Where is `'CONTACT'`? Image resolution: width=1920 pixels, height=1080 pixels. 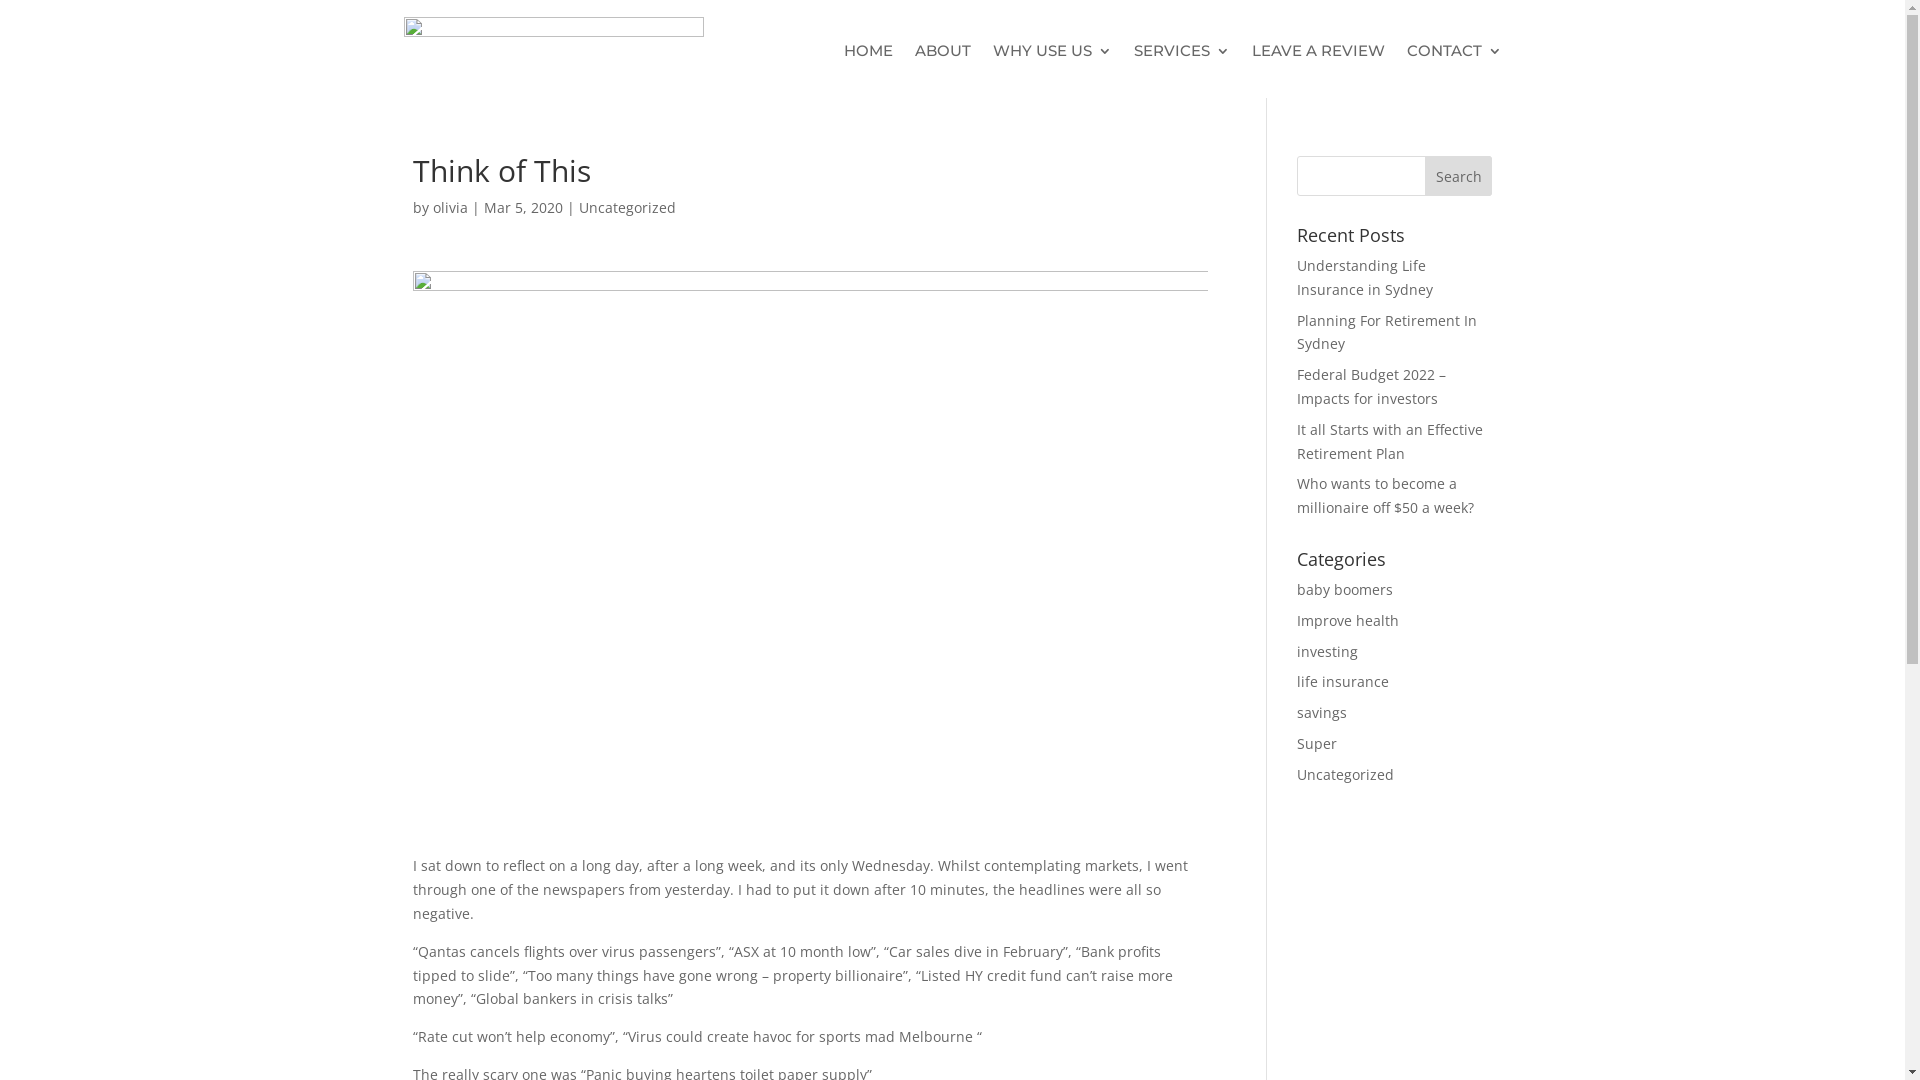
'CONTACT' is located at coordinates (1405, 49).